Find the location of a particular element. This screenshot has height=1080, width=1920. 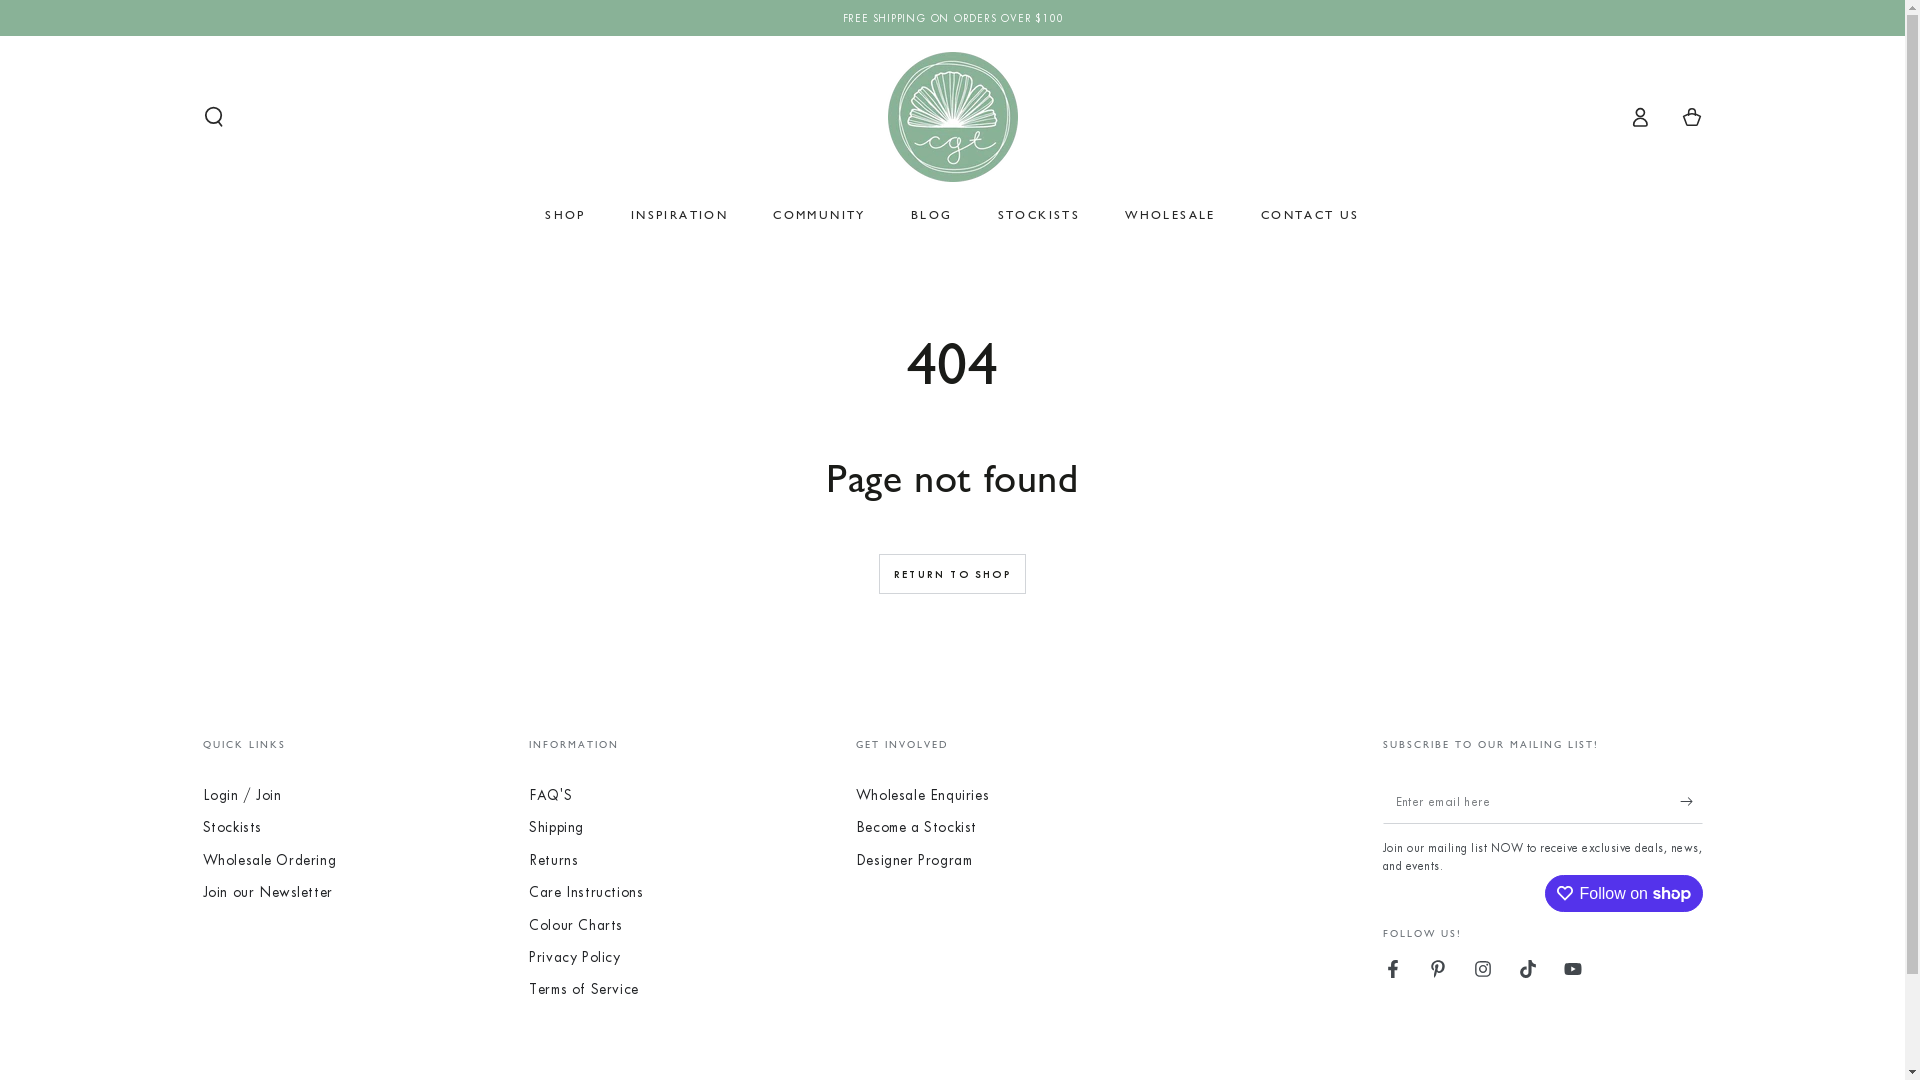

'WHOLESALE' is located at coordinates (1170, 215).